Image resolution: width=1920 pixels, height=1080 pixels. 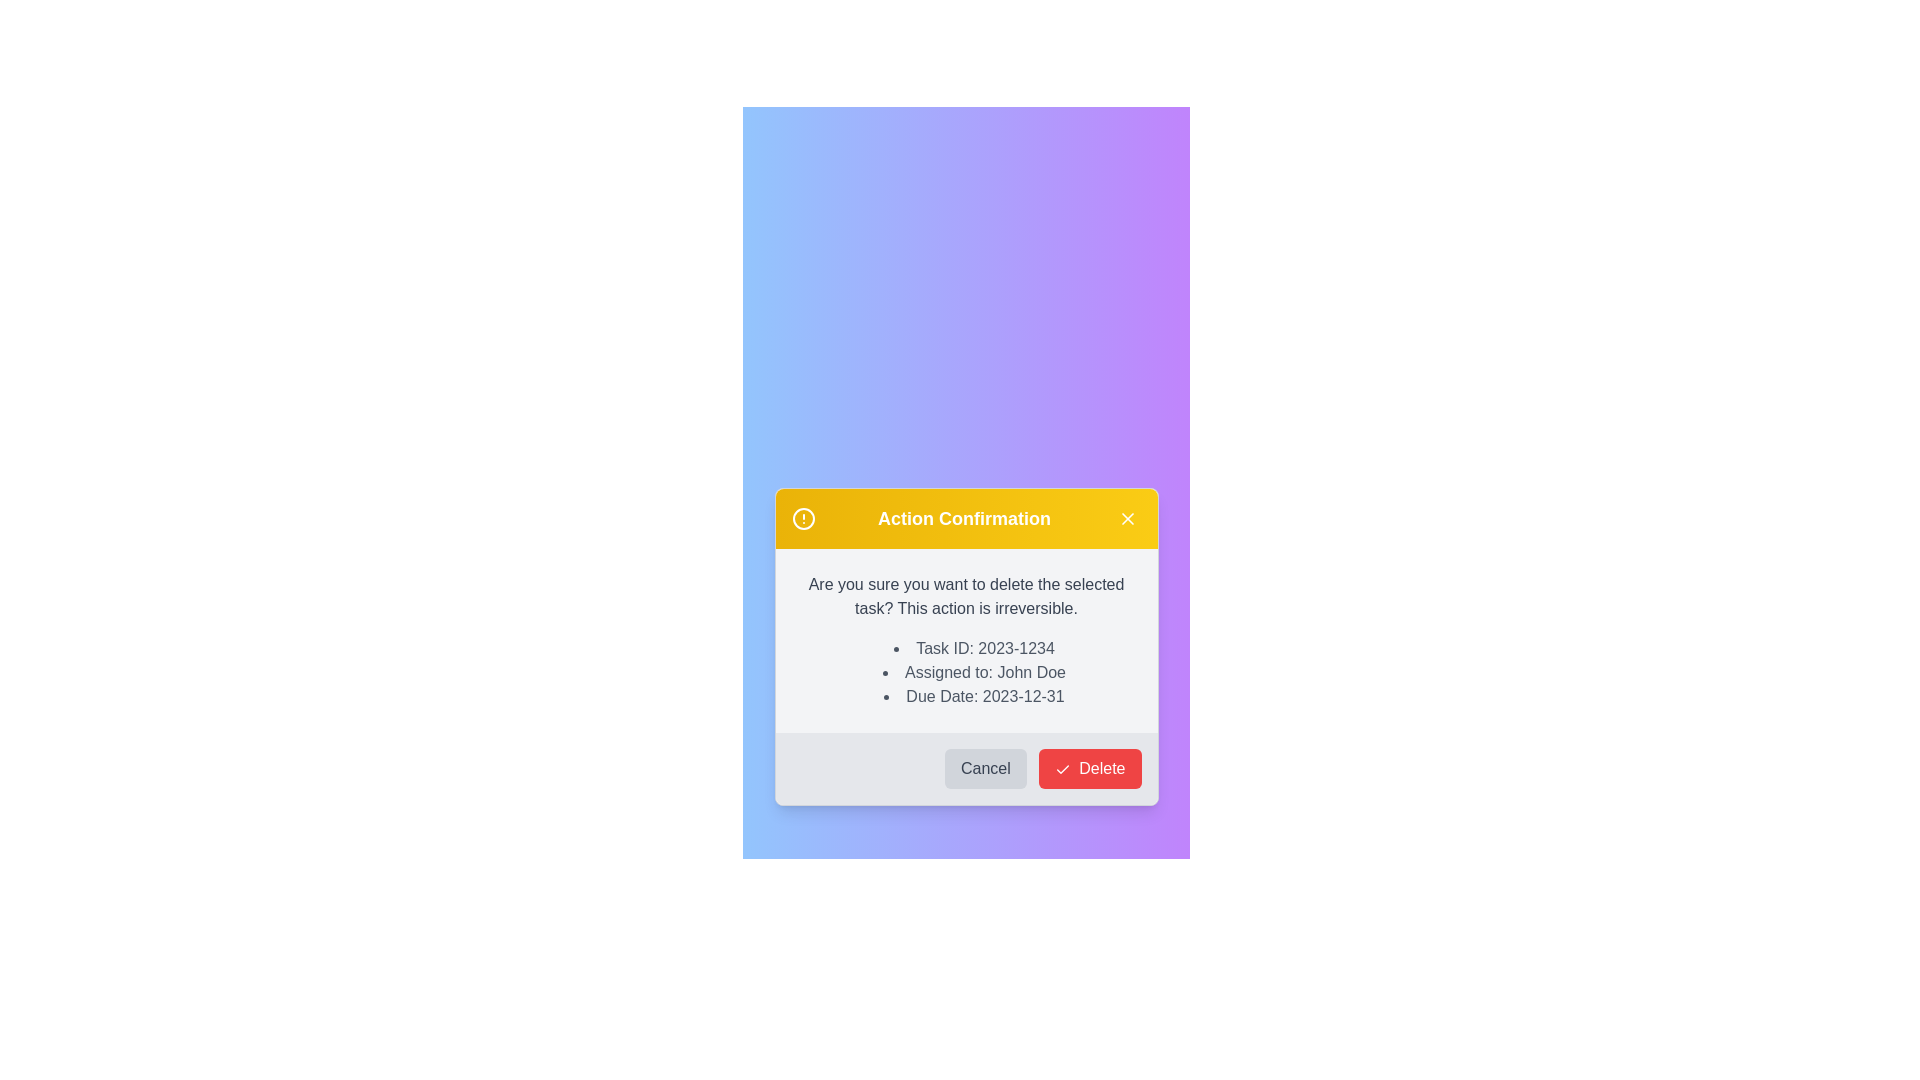 What do you see at coordinates (1127, 518) in the screenshot?
I see `the 'X' shaped icon button in the yellow header bar of the confirmation dialog box` at bounding box center [1127, 518].